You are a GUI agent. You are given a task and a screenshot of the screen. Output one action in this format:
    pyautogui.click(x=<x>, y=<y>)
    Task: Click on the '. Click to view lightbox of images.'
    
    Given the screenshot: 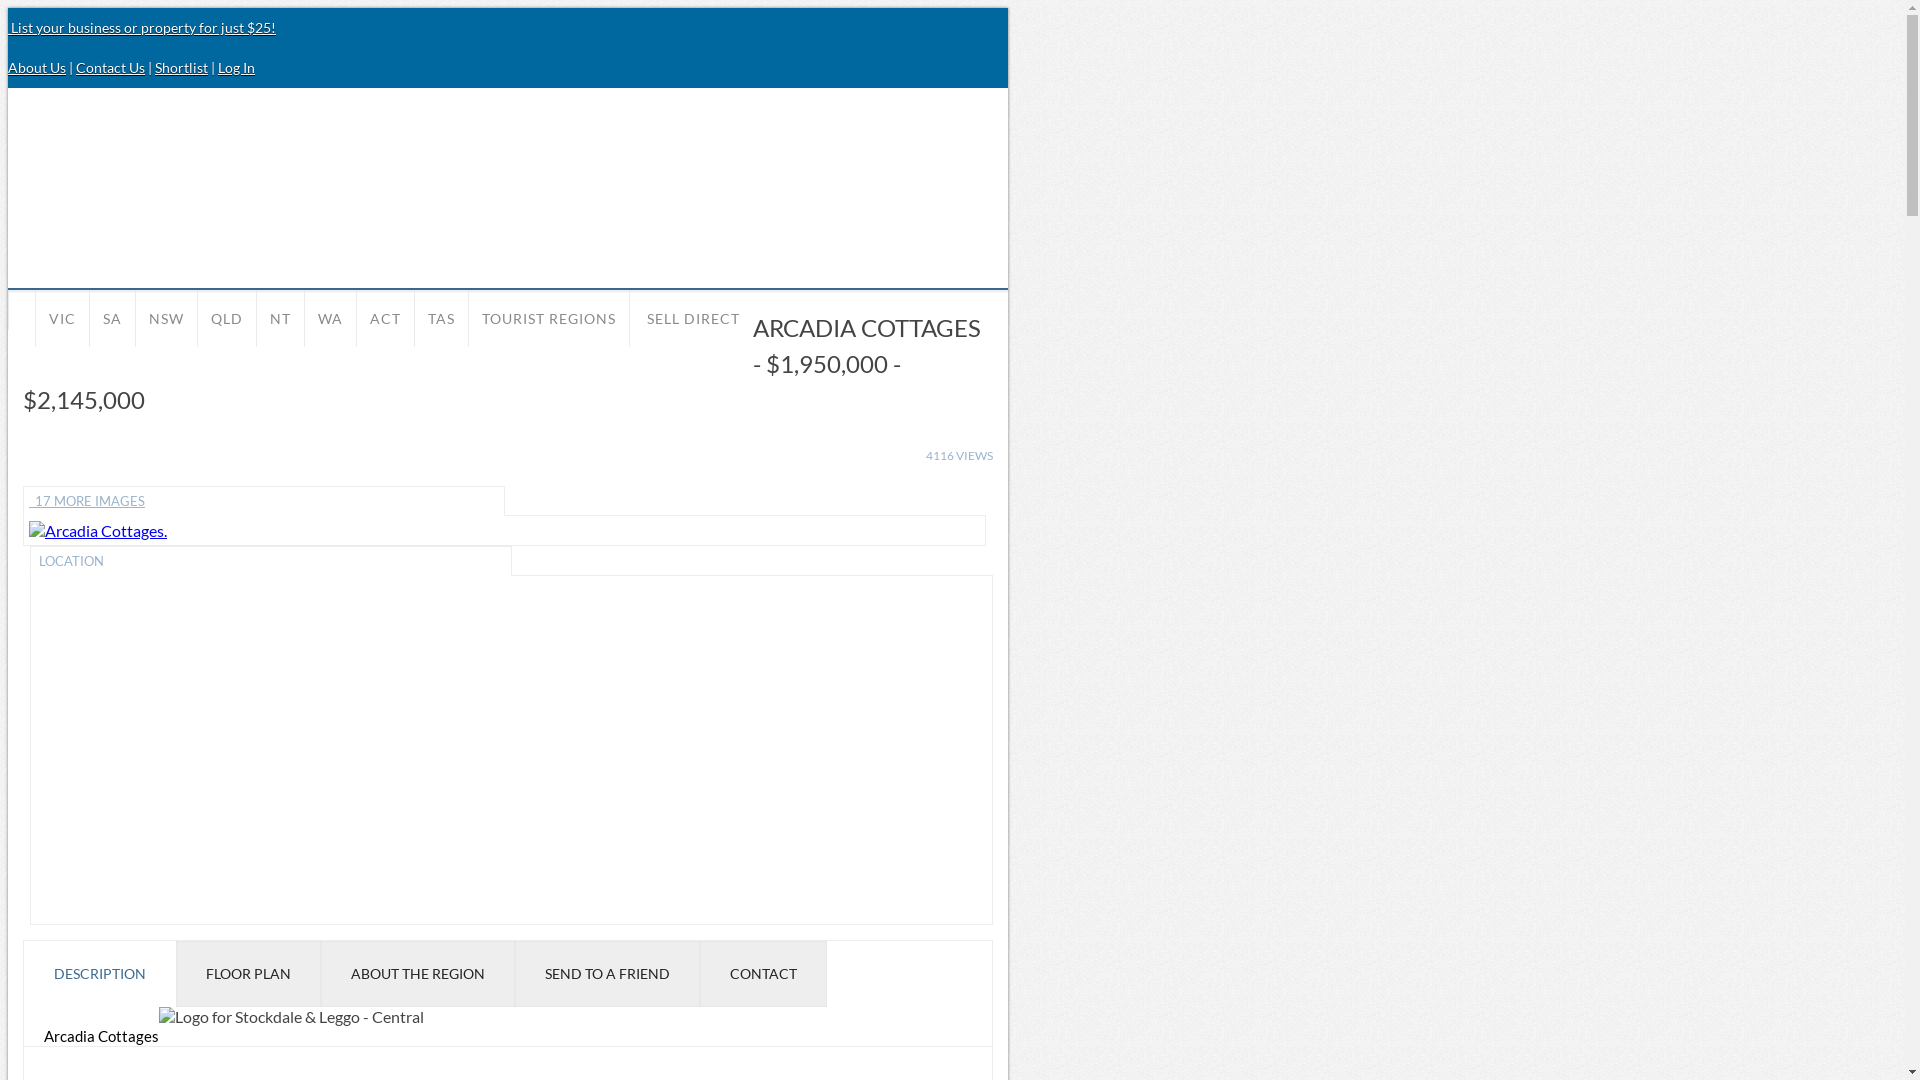 What is the action you would take?
    pyautogui.click(x=96, y=529)
    